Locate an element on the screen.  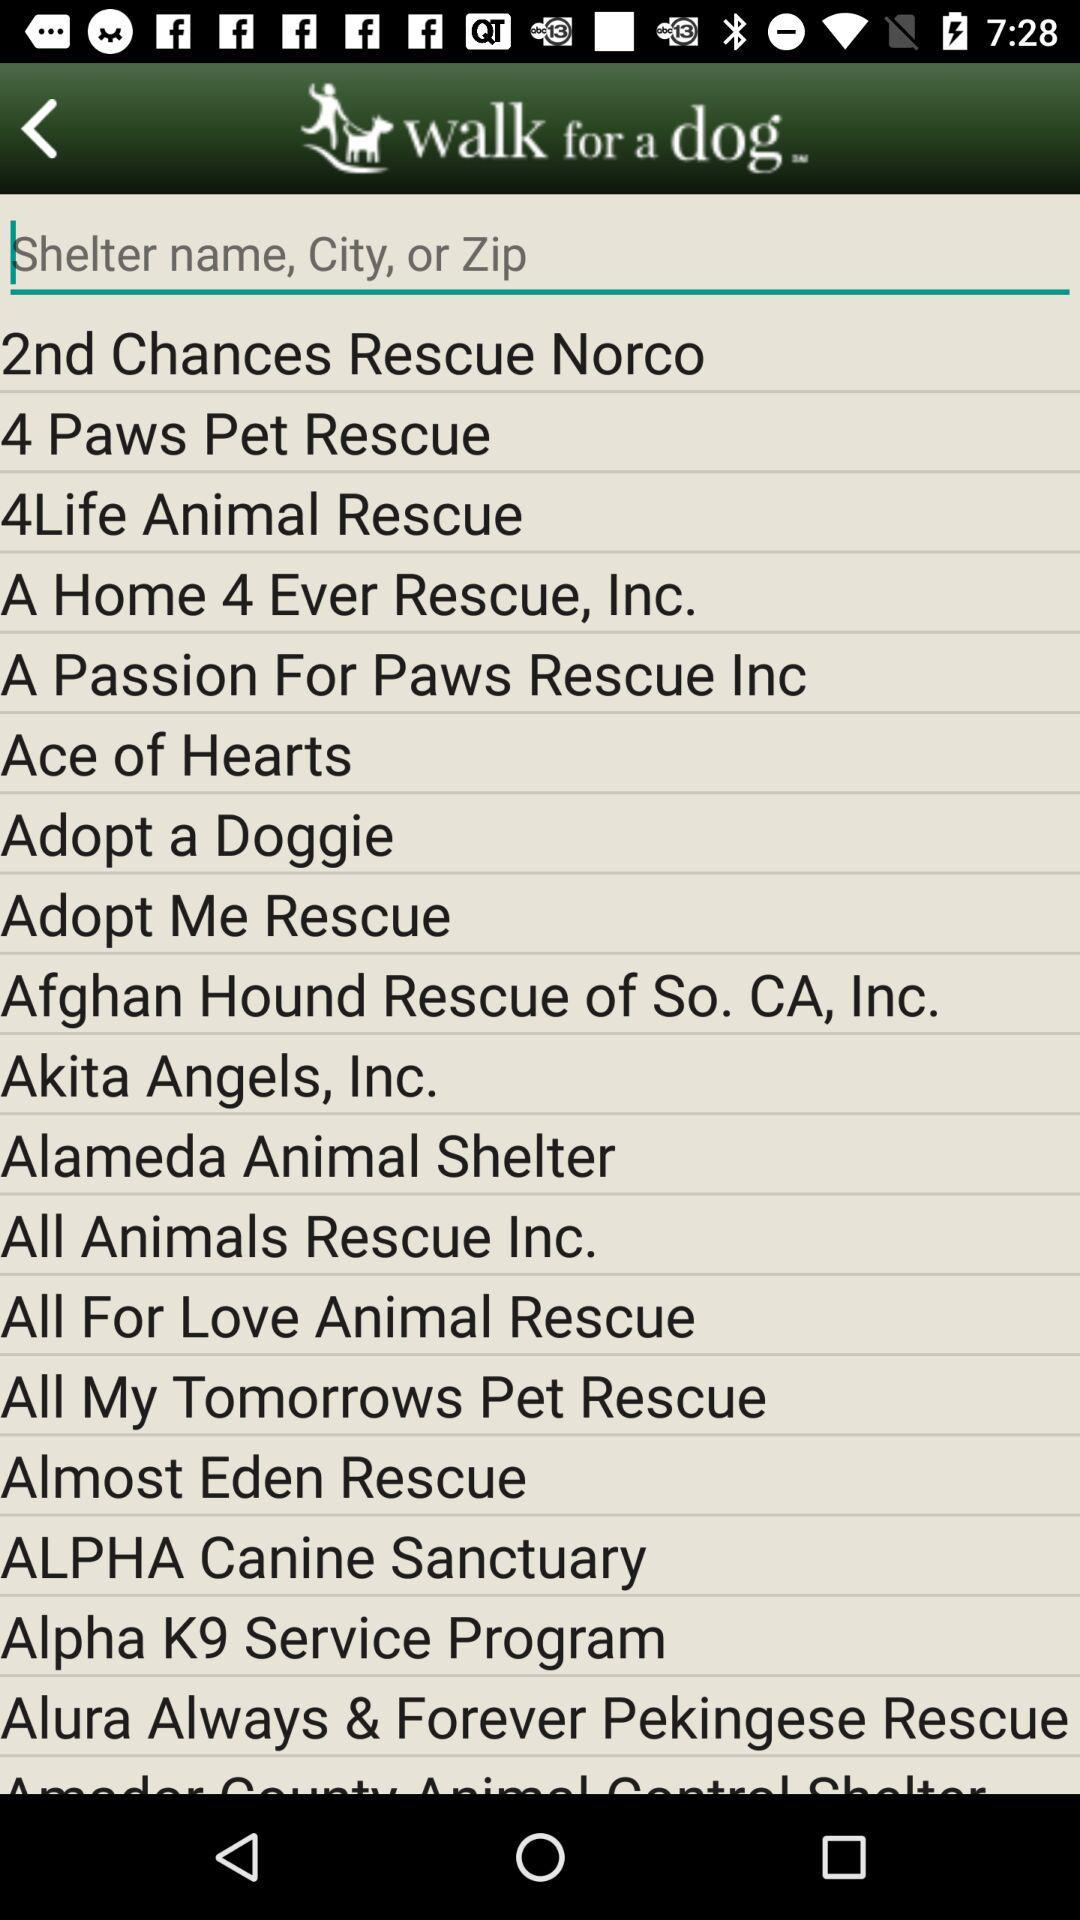
search is located at coordinates (540, 252).